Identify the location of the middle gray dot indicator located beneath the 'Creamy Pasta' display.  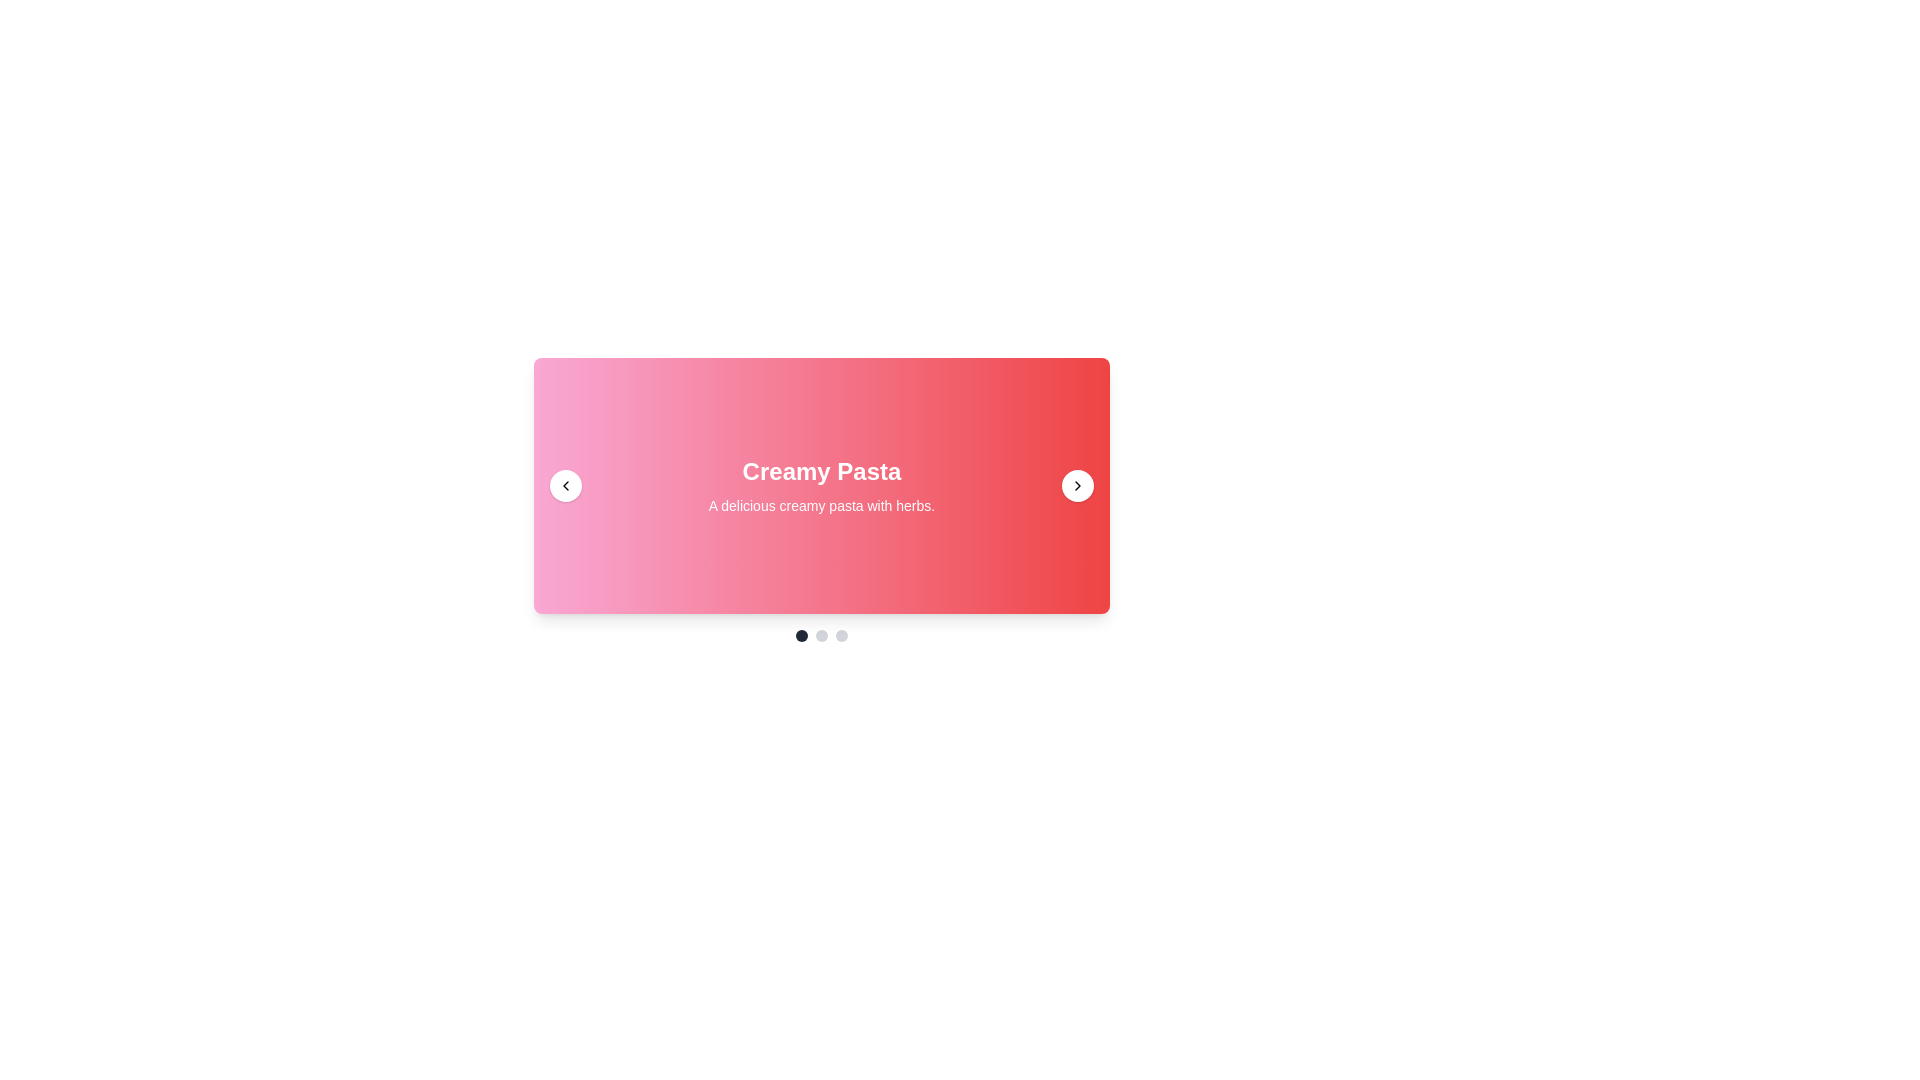
(821, 636).